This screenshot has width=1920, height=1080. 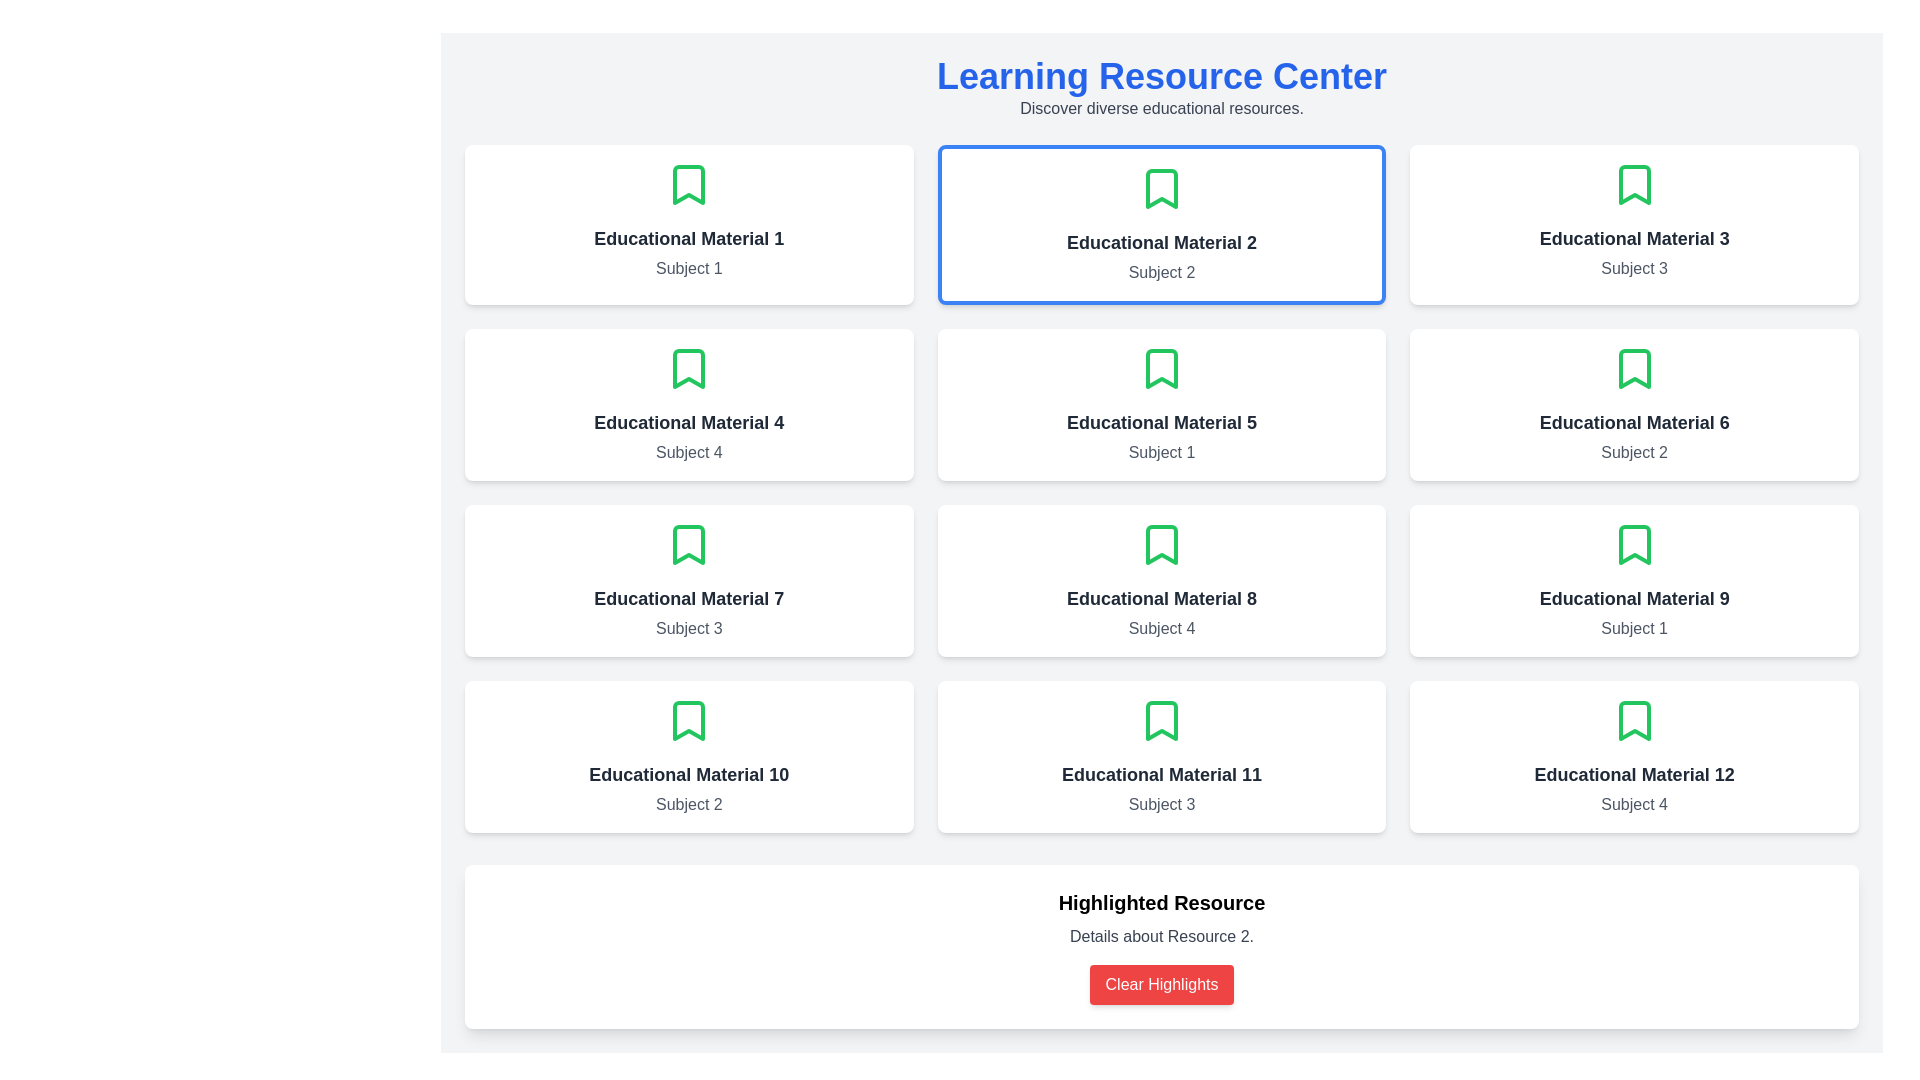 I want to click on the static text label displaying 'Subject 4' at the bottom of the 'Educational Material 8' card, which is located in the second column of the third row in the grid layout, so click(x=1161, y=627).